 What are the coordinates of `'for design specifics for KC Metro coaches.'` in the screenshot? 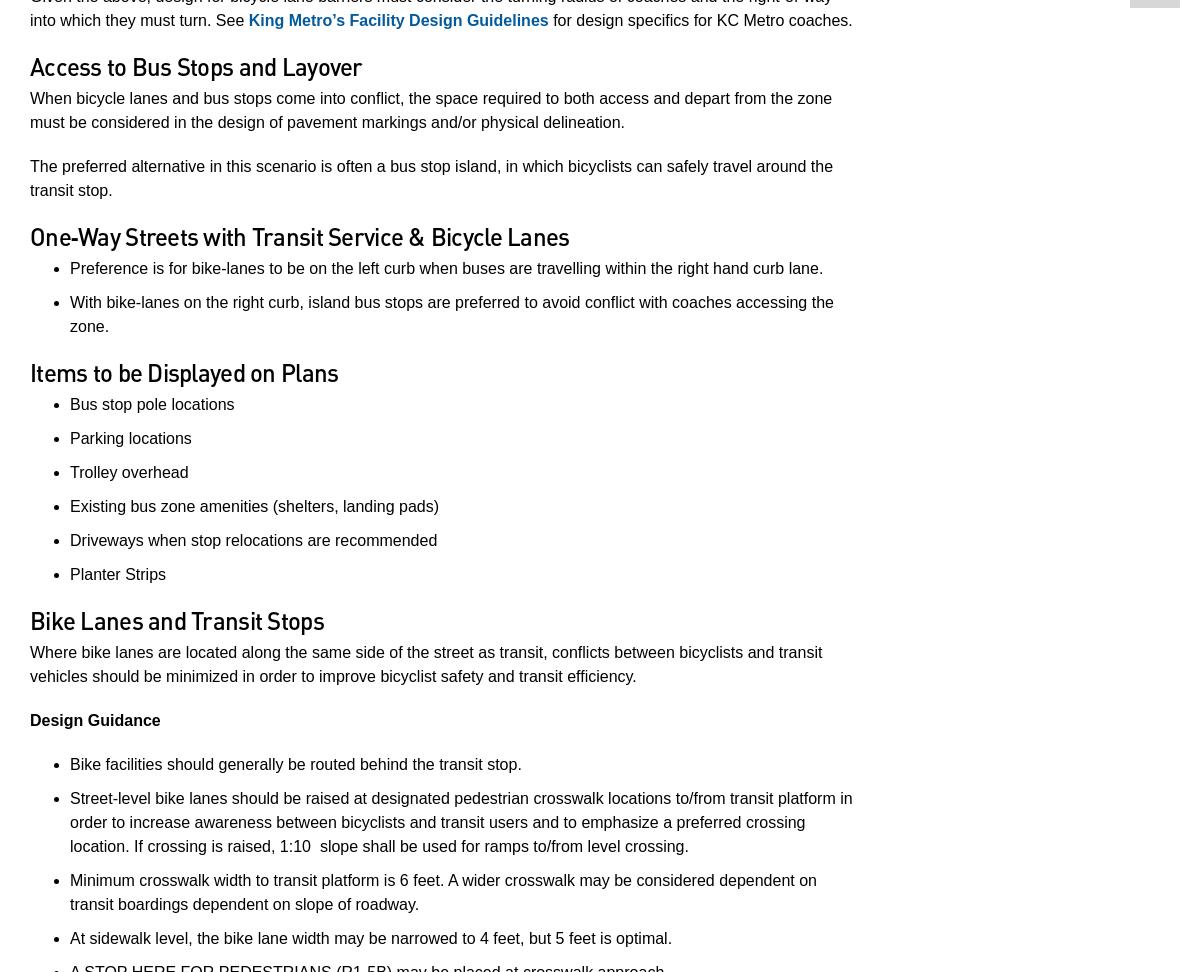 It's located at (699, 20).